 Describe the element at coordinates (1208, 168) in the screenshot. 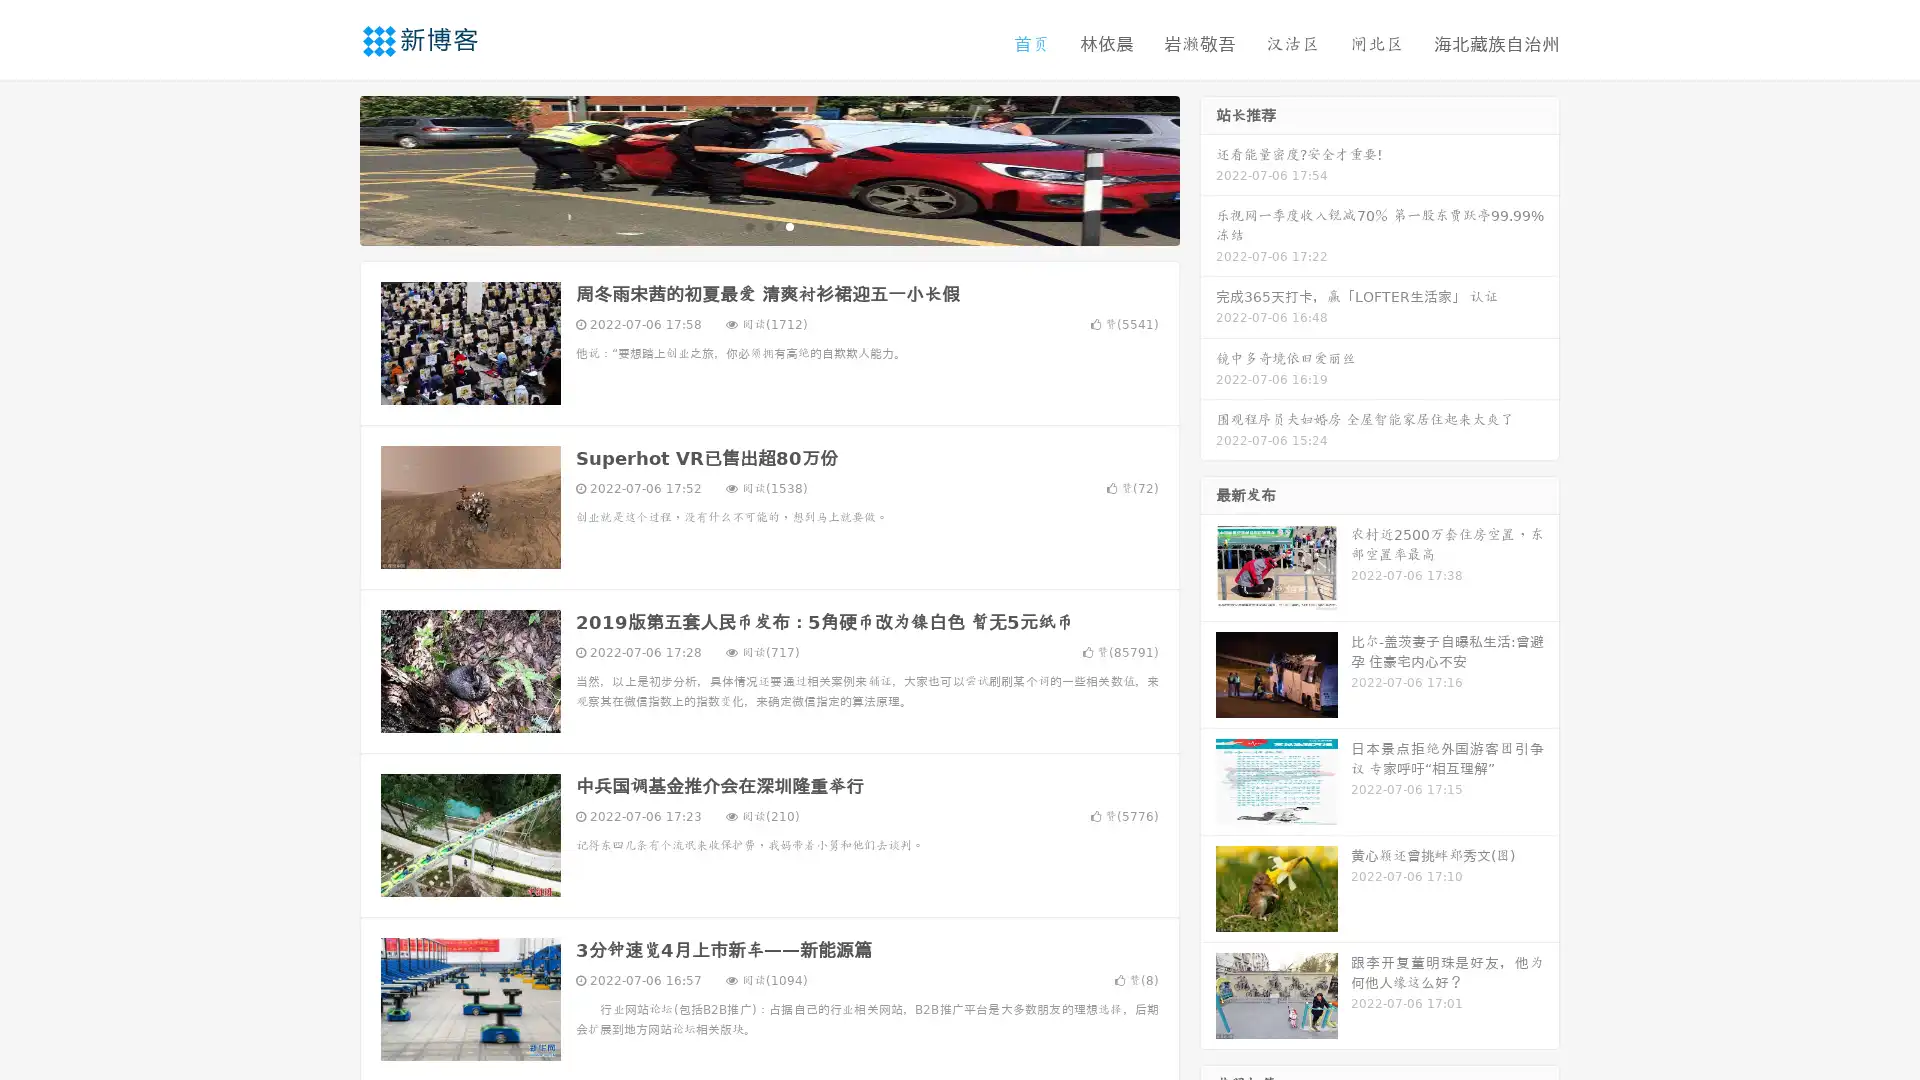

I see `Next slide` at that location.